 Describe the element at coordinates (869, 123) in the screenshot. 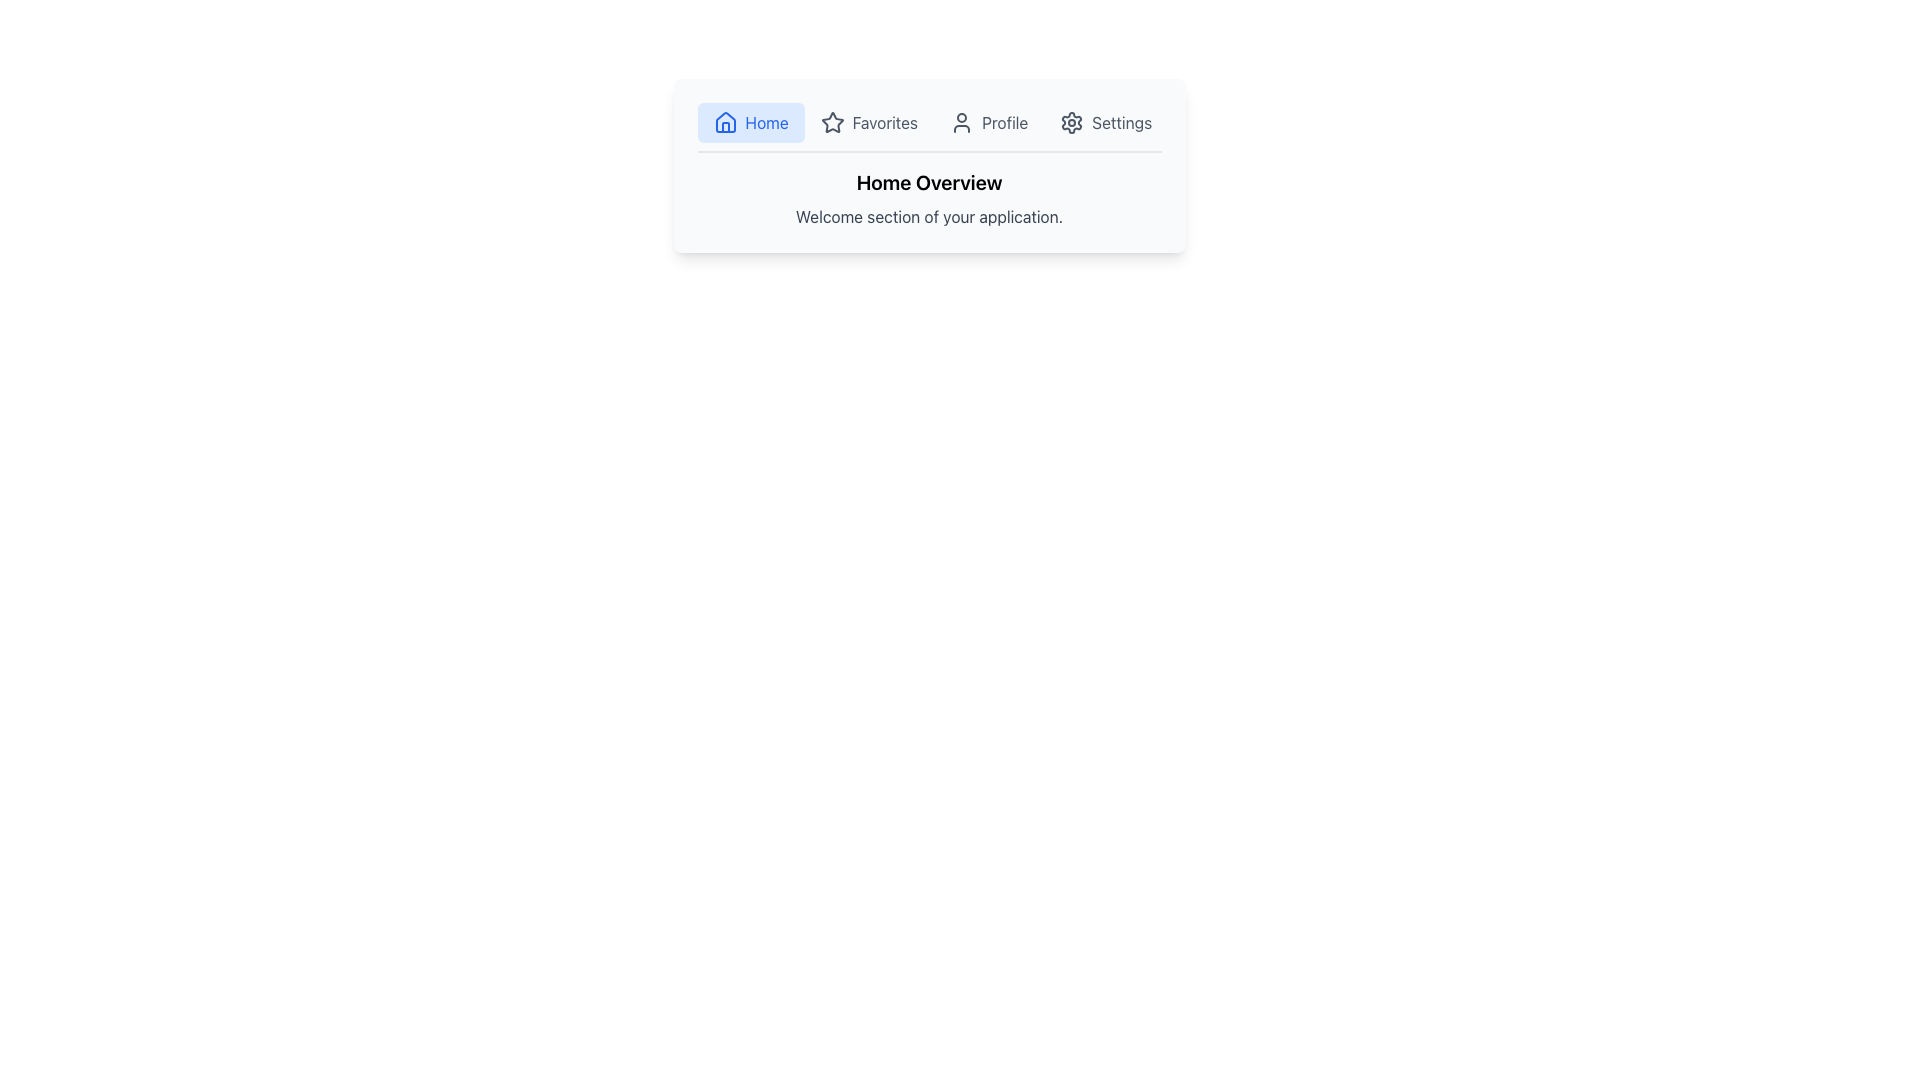

I see `the 'Favorites' navigation button, which is the second button in a horizontal list of options` at that location.